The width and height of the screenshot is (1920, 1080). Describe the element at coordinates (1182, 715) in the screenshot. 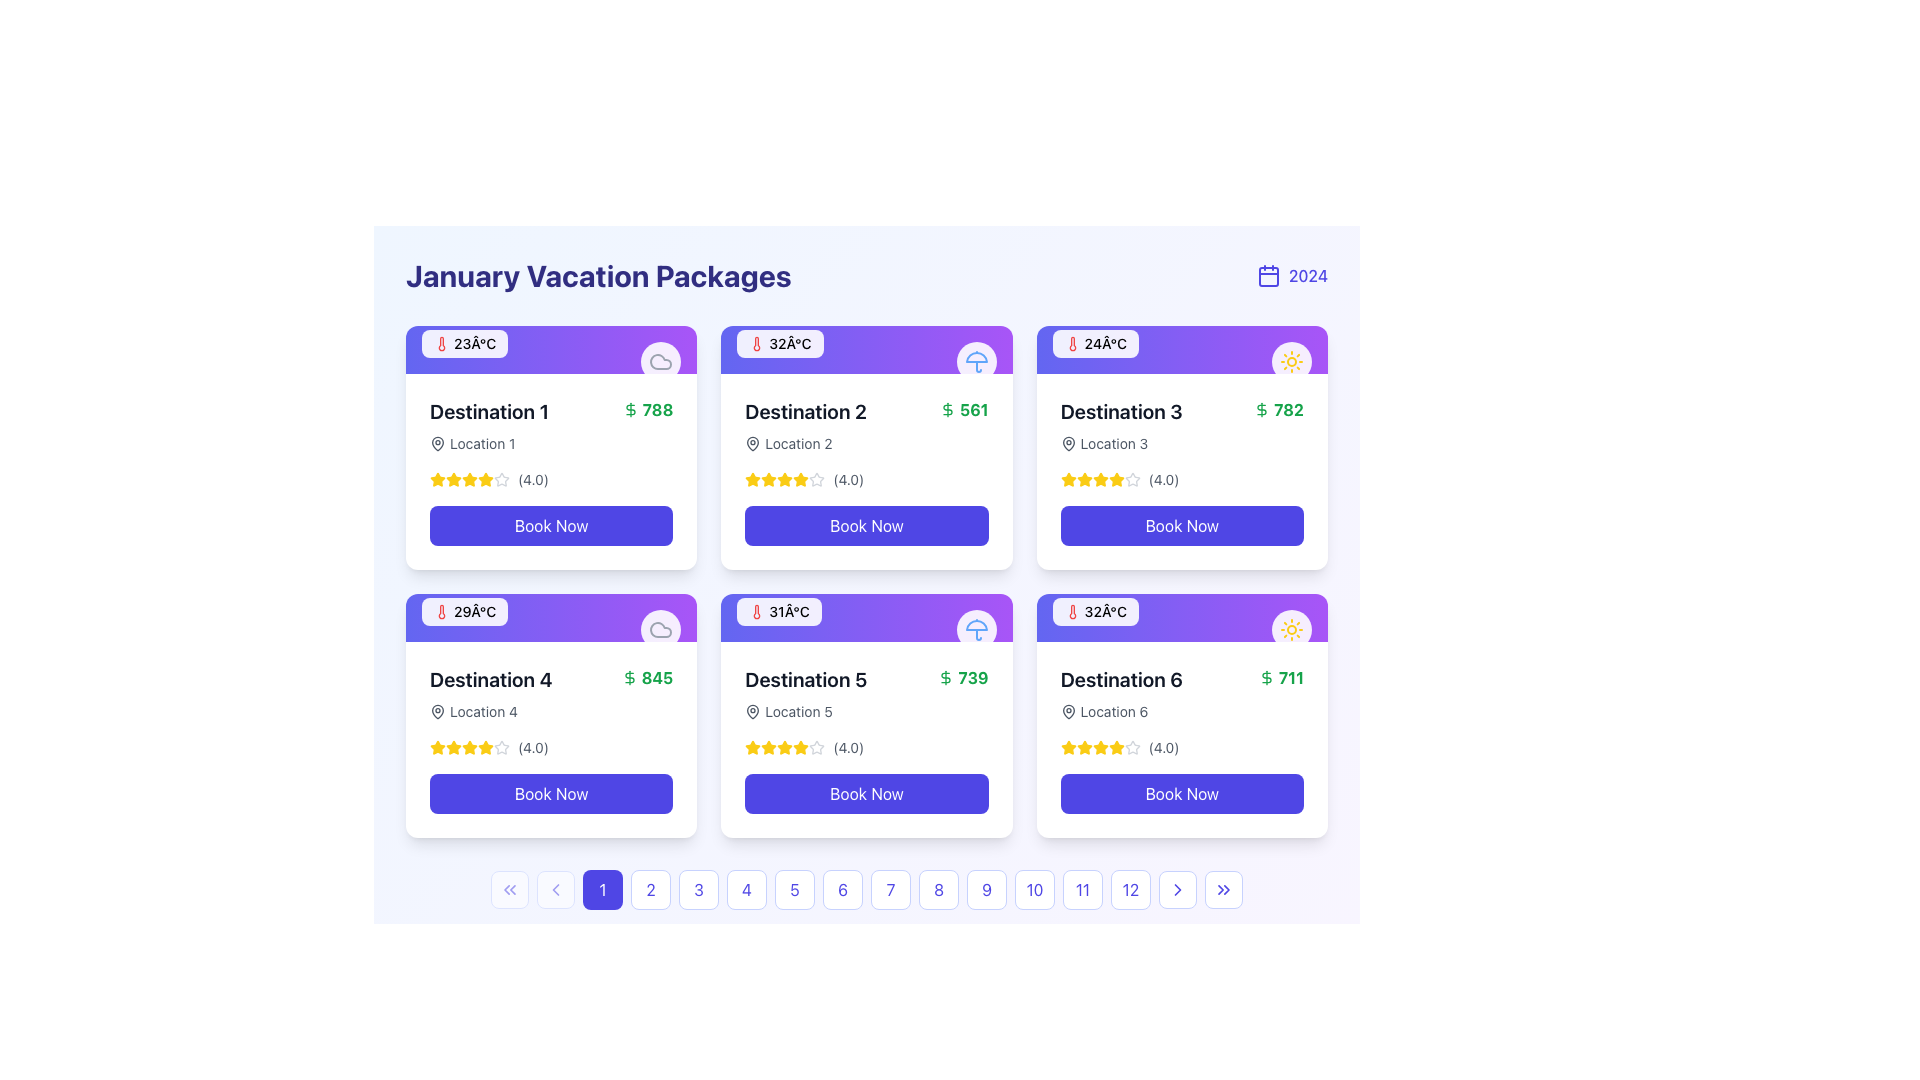

I see `the Information card located in the bottom-right position of the grid layout` at that location.